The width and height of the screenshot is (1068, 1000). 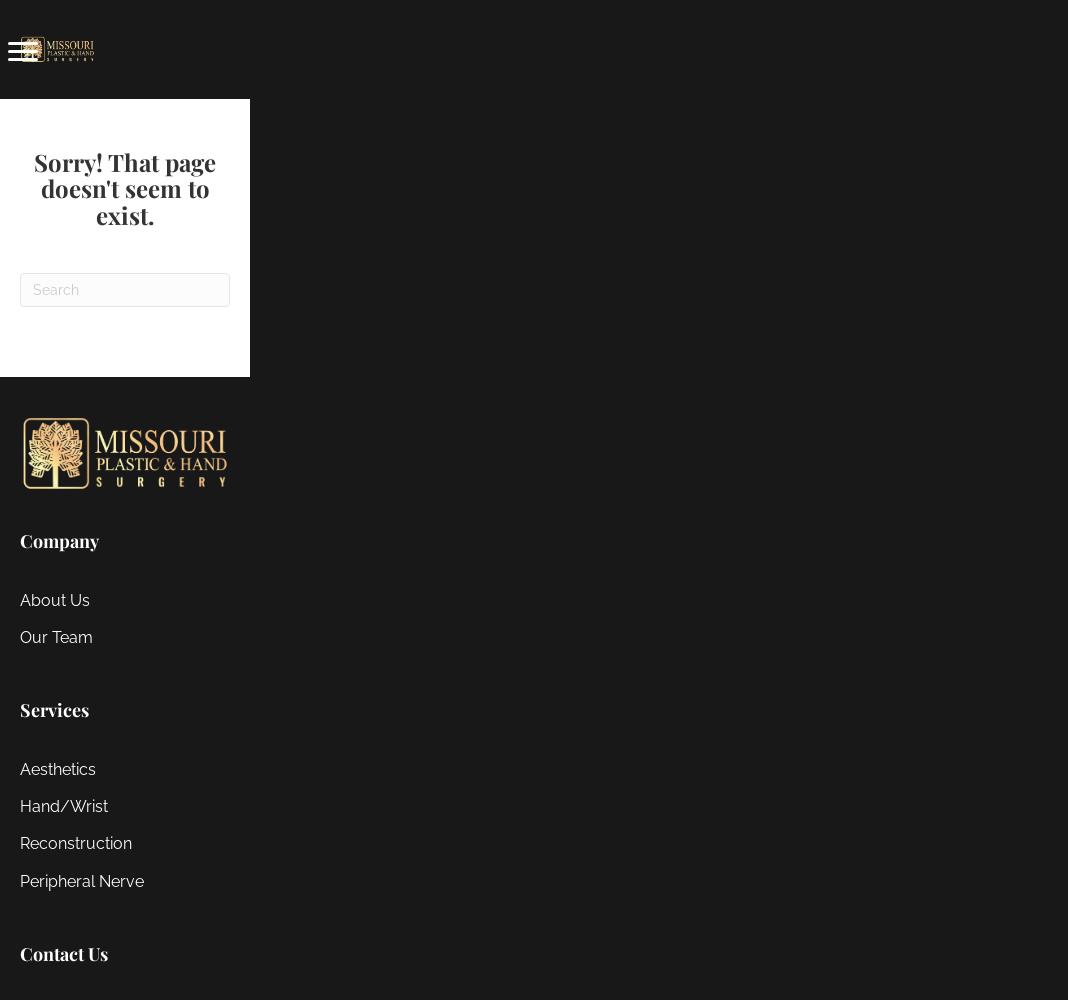 What do you see at coordinates (81, 880) in the screenshot?
I see `'Peripheral Nerve'` at bounding box center [81, 880].